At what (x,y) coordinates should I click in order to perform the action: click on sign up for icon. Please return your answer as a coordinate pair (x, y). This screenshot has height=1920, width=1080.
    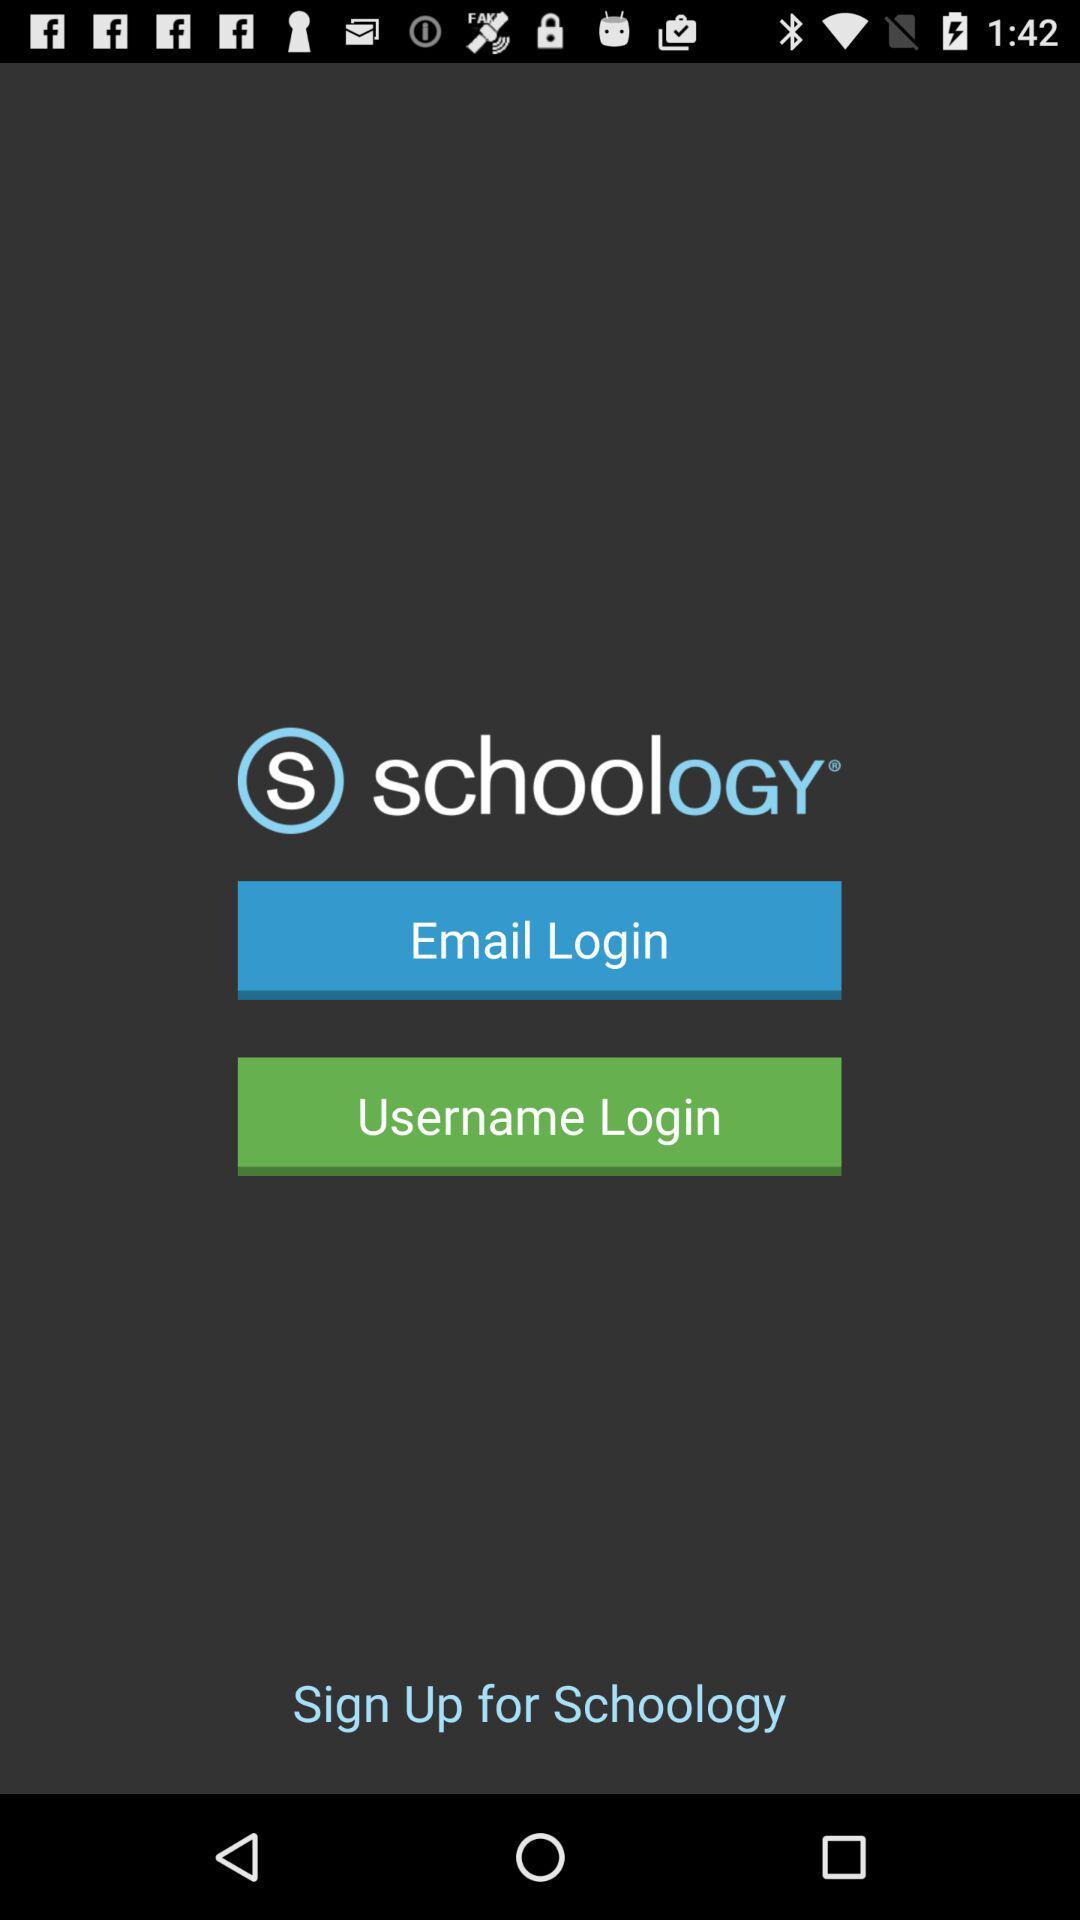
    Looking at the image, I should click on (538, 1701).